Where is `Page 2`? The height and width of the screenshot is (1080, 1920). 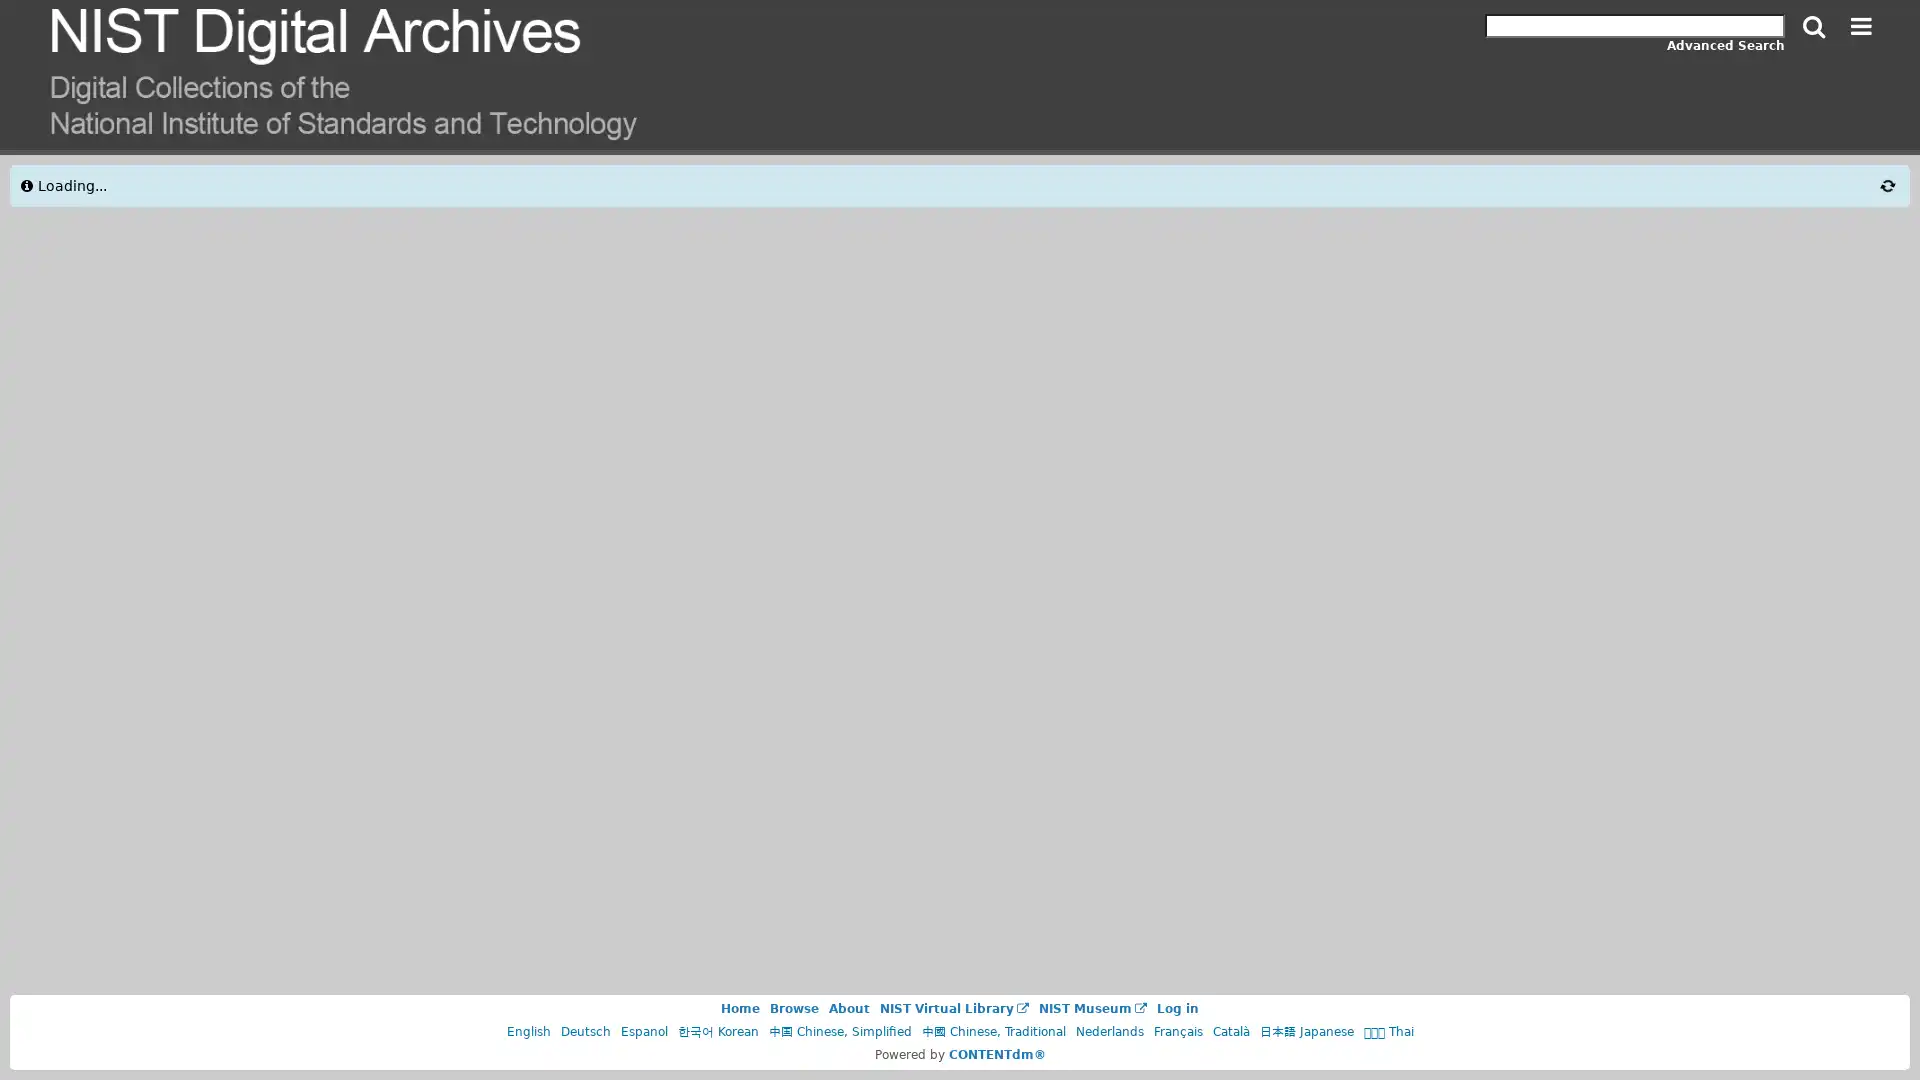 Page 2 is located at coordinates (1152, 245).